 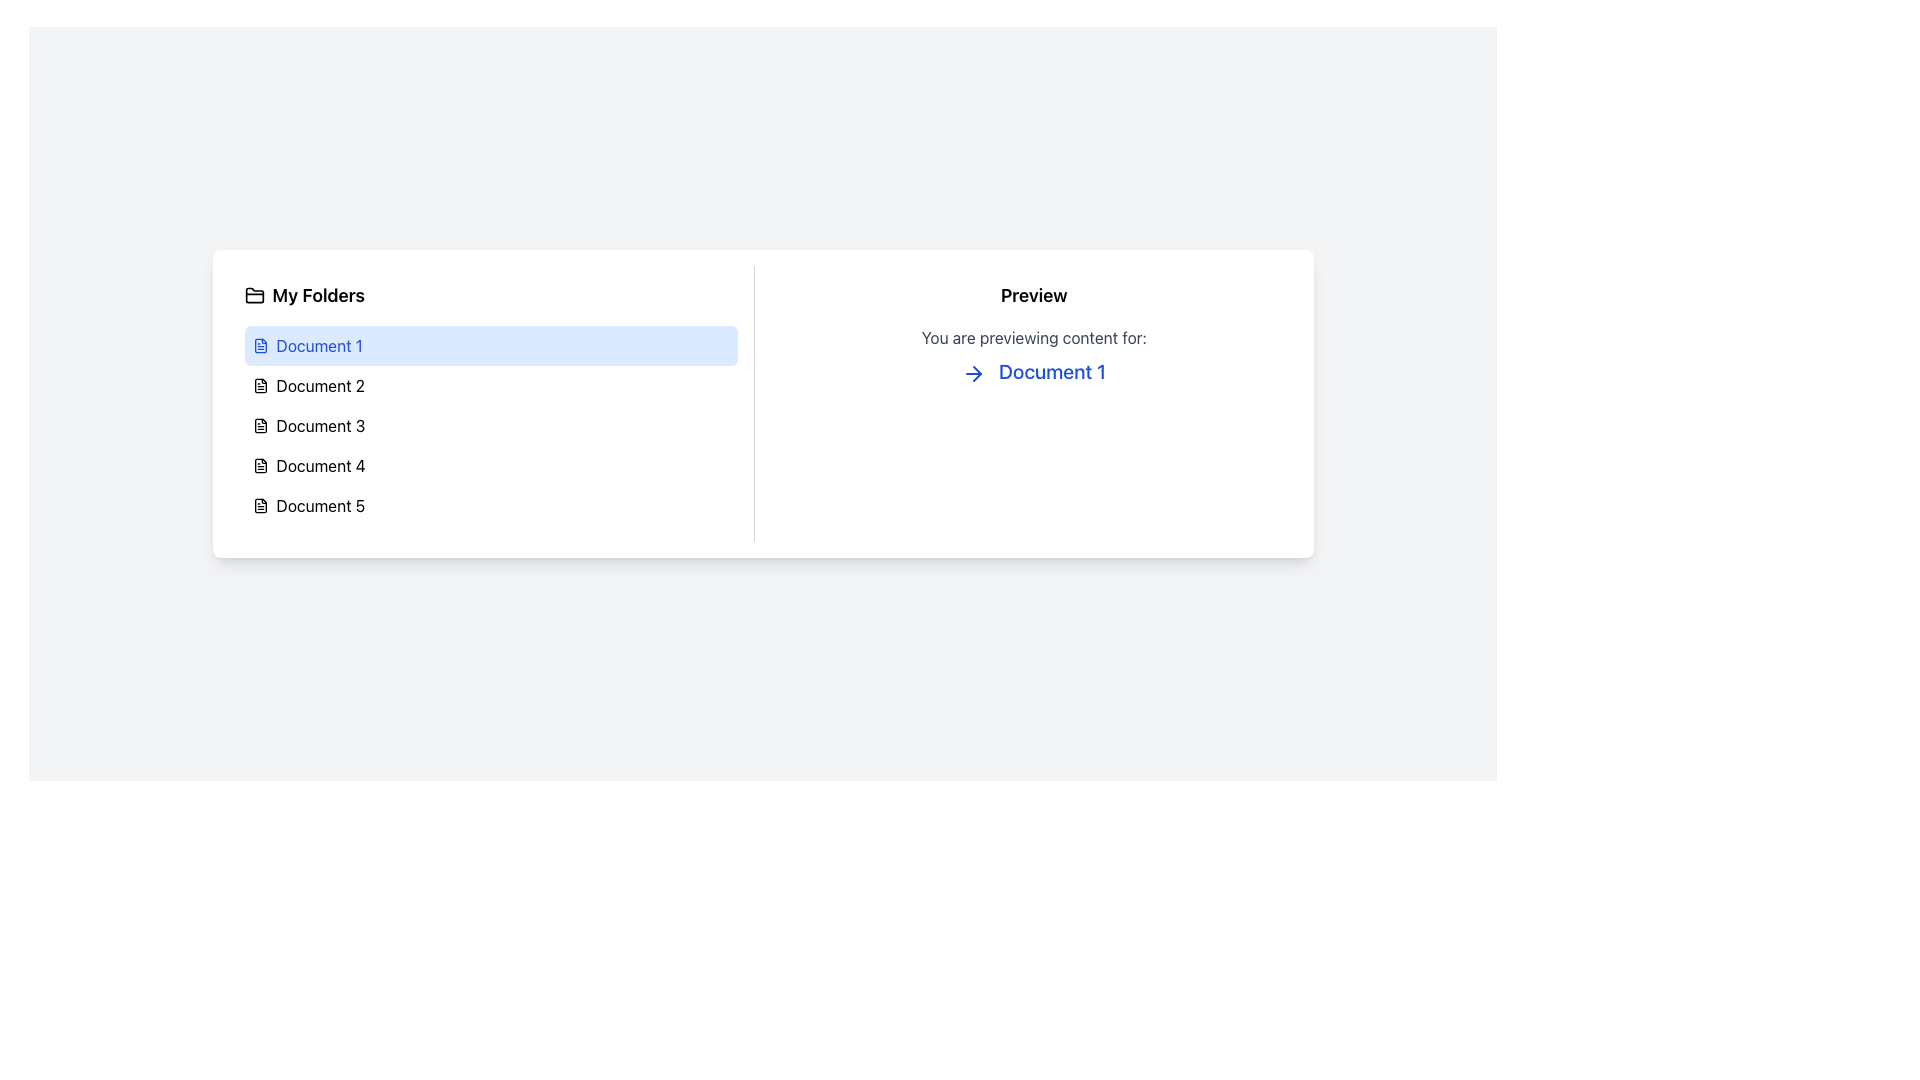 I want to click on the header text element located at the top-center of the section, which indicates the current focus or subject of the content beneath it, so click(x=1034, y=296).